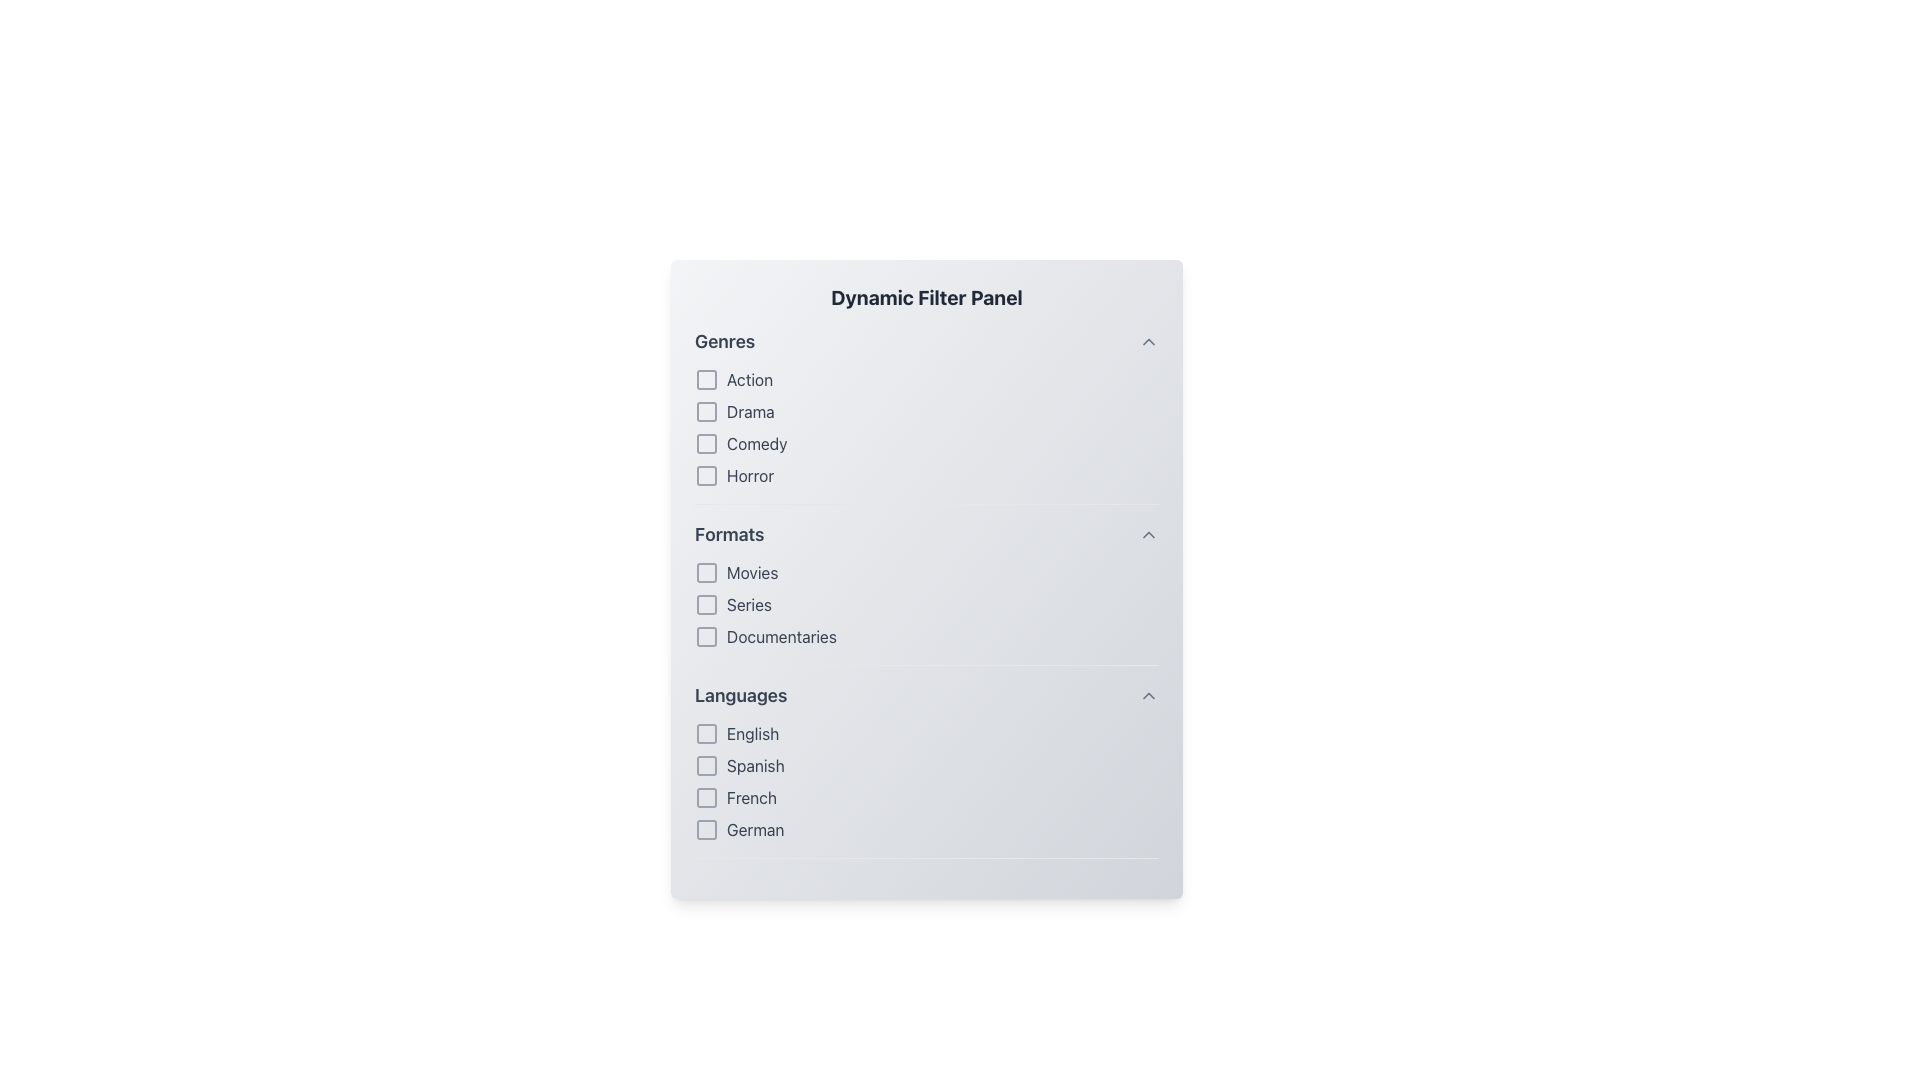  What do you see at coordinates (706, 573) in the screenshot?
I see `the checkbox located in the 'Formats' section` at bounding box center [706, 573].